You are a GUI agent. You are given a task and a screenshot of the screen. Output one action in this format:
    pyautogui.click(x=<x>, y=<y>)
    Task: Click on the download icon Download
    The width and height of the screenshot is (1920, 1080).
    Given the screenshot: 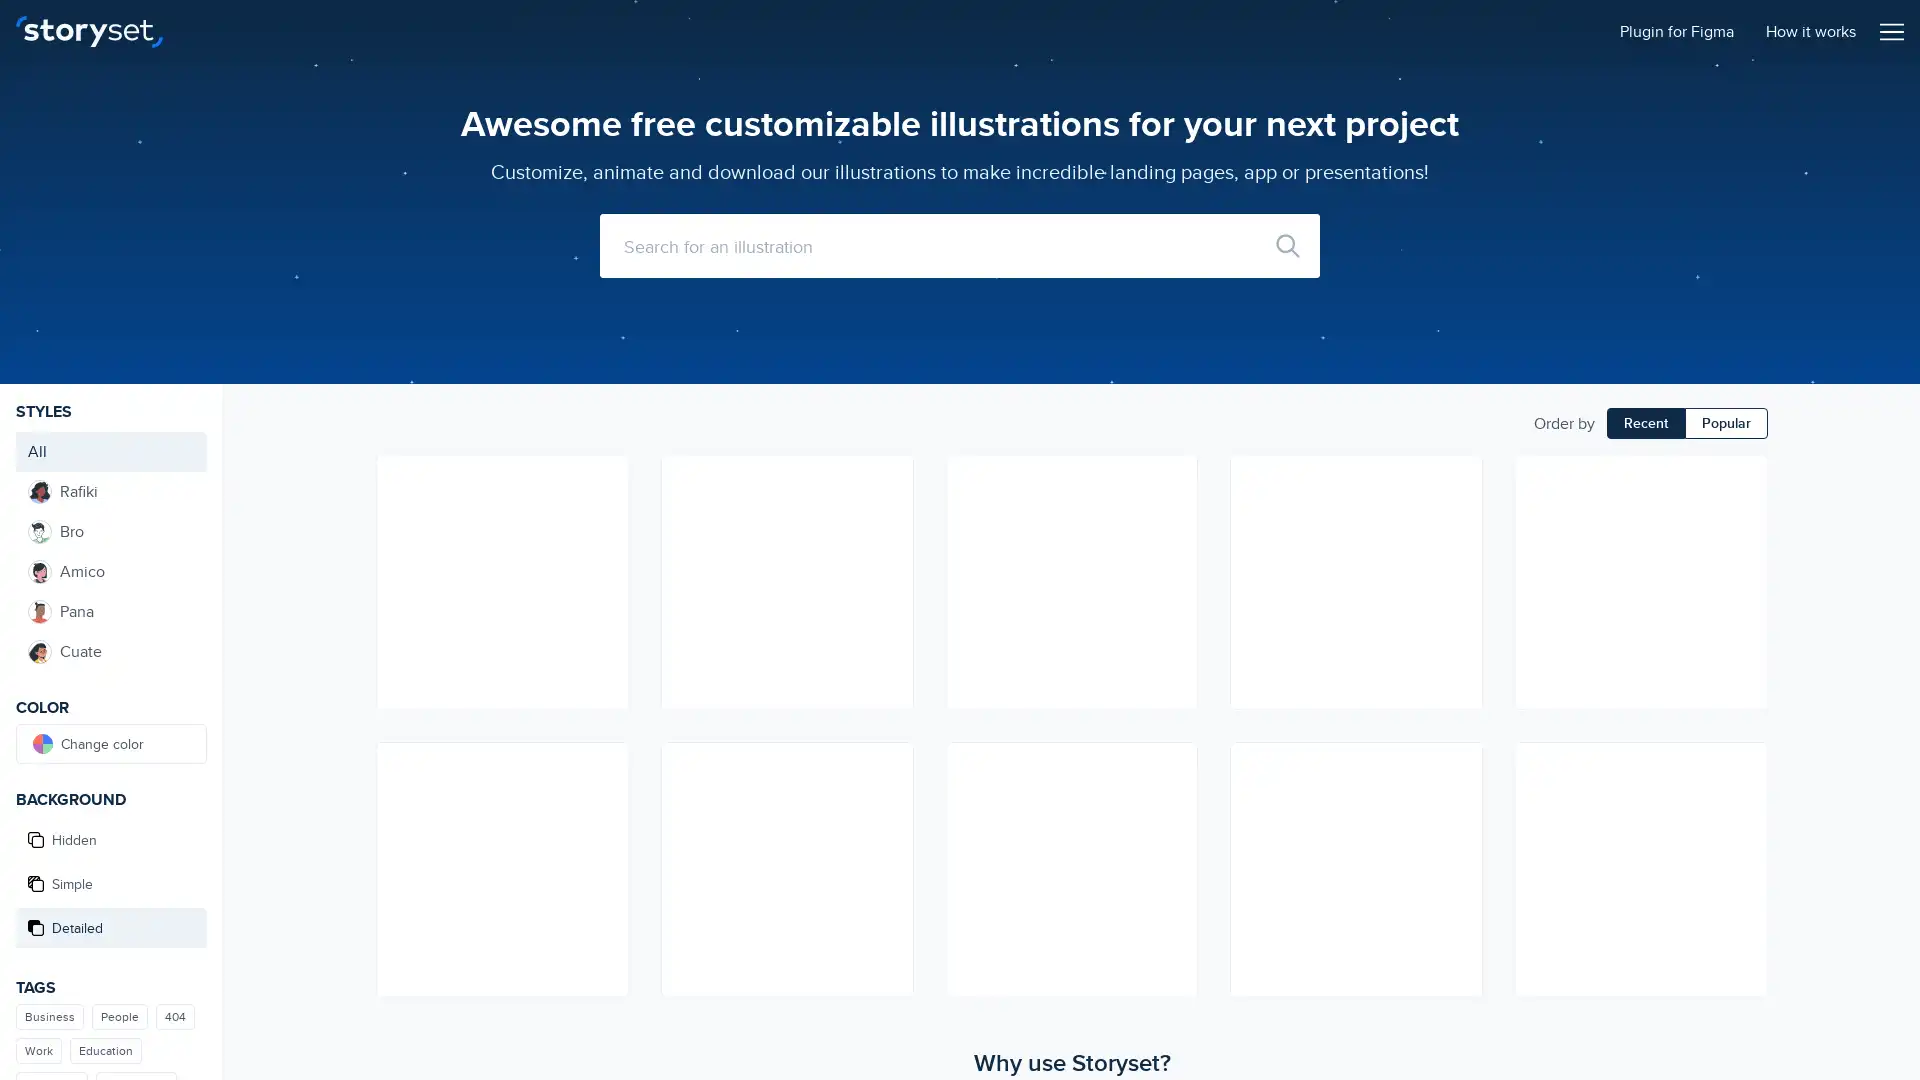 What is the action you would take?
    pyautogui.click(x=1172, y=515)
    